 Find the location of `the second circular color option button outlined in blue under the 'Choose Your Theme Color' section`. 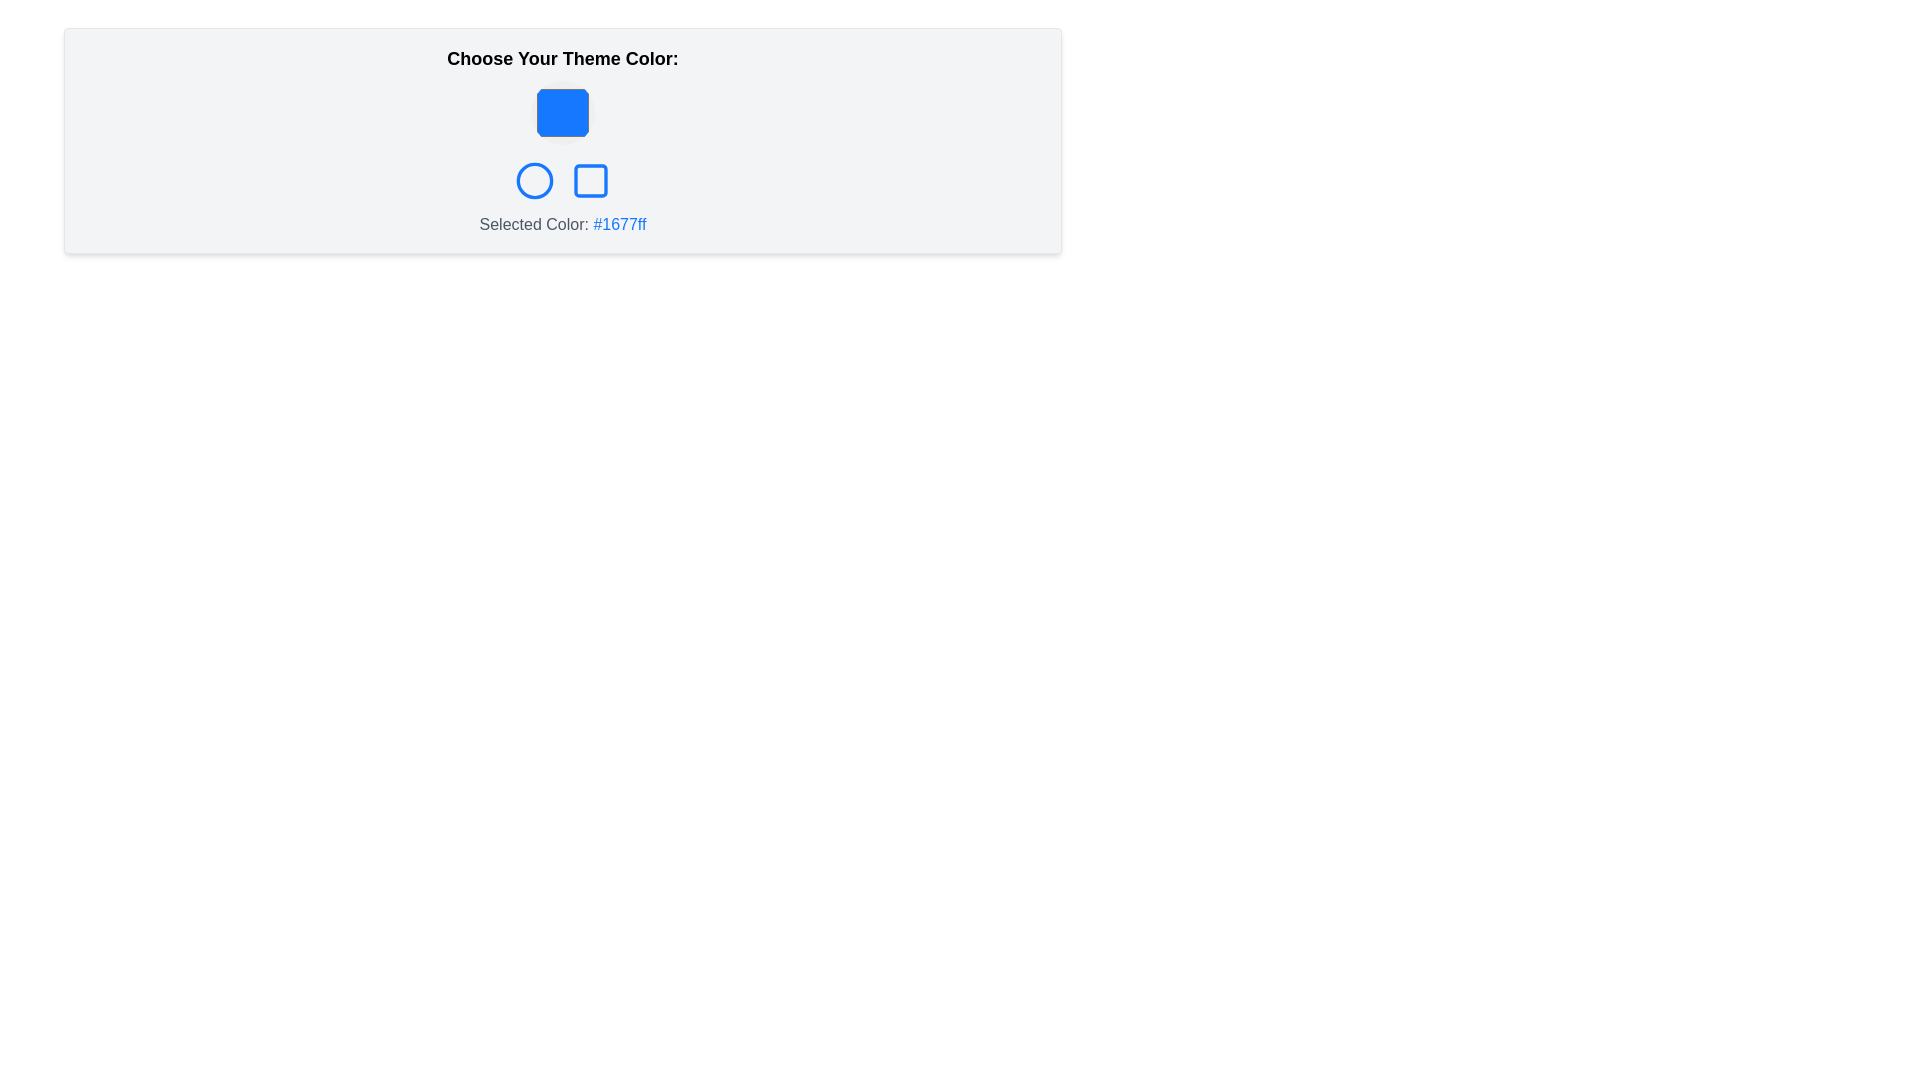

the second circular color option button outlined in blue under the 'Choose Your Theme Color' section is located at coordinates (534, 181).